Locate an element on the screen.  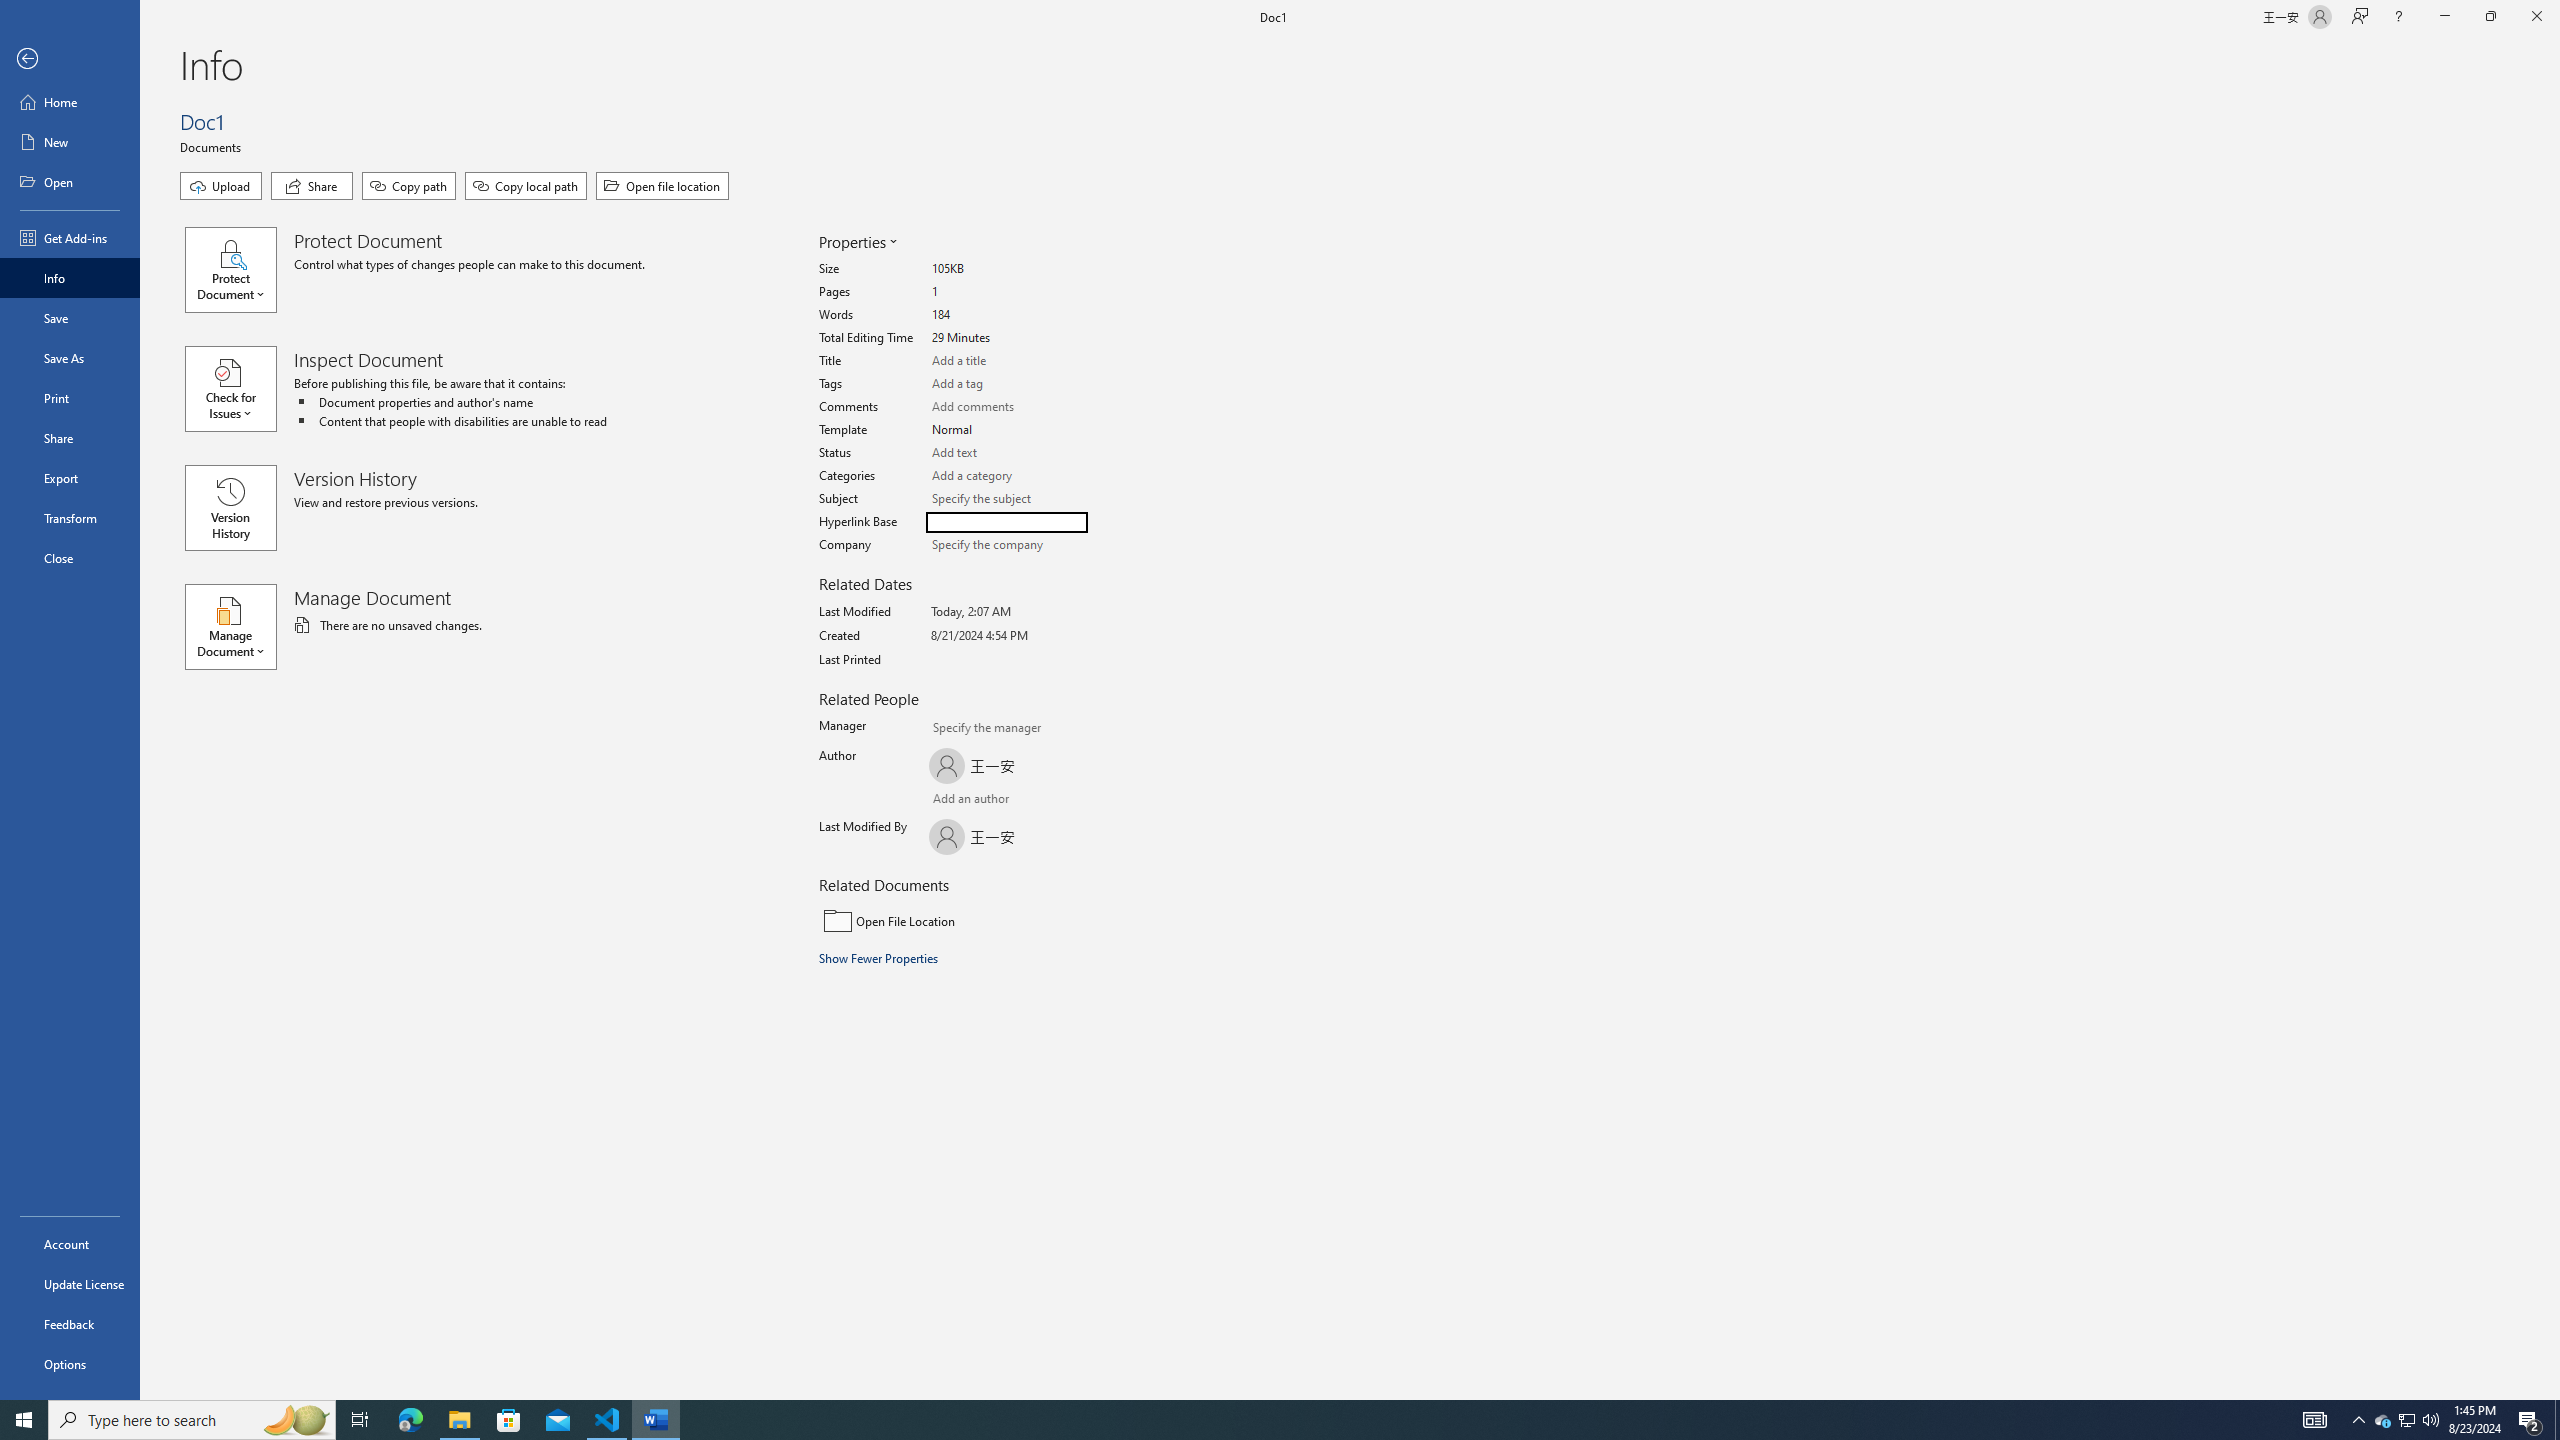
'Comments' is located at coordinates (1006, 406).